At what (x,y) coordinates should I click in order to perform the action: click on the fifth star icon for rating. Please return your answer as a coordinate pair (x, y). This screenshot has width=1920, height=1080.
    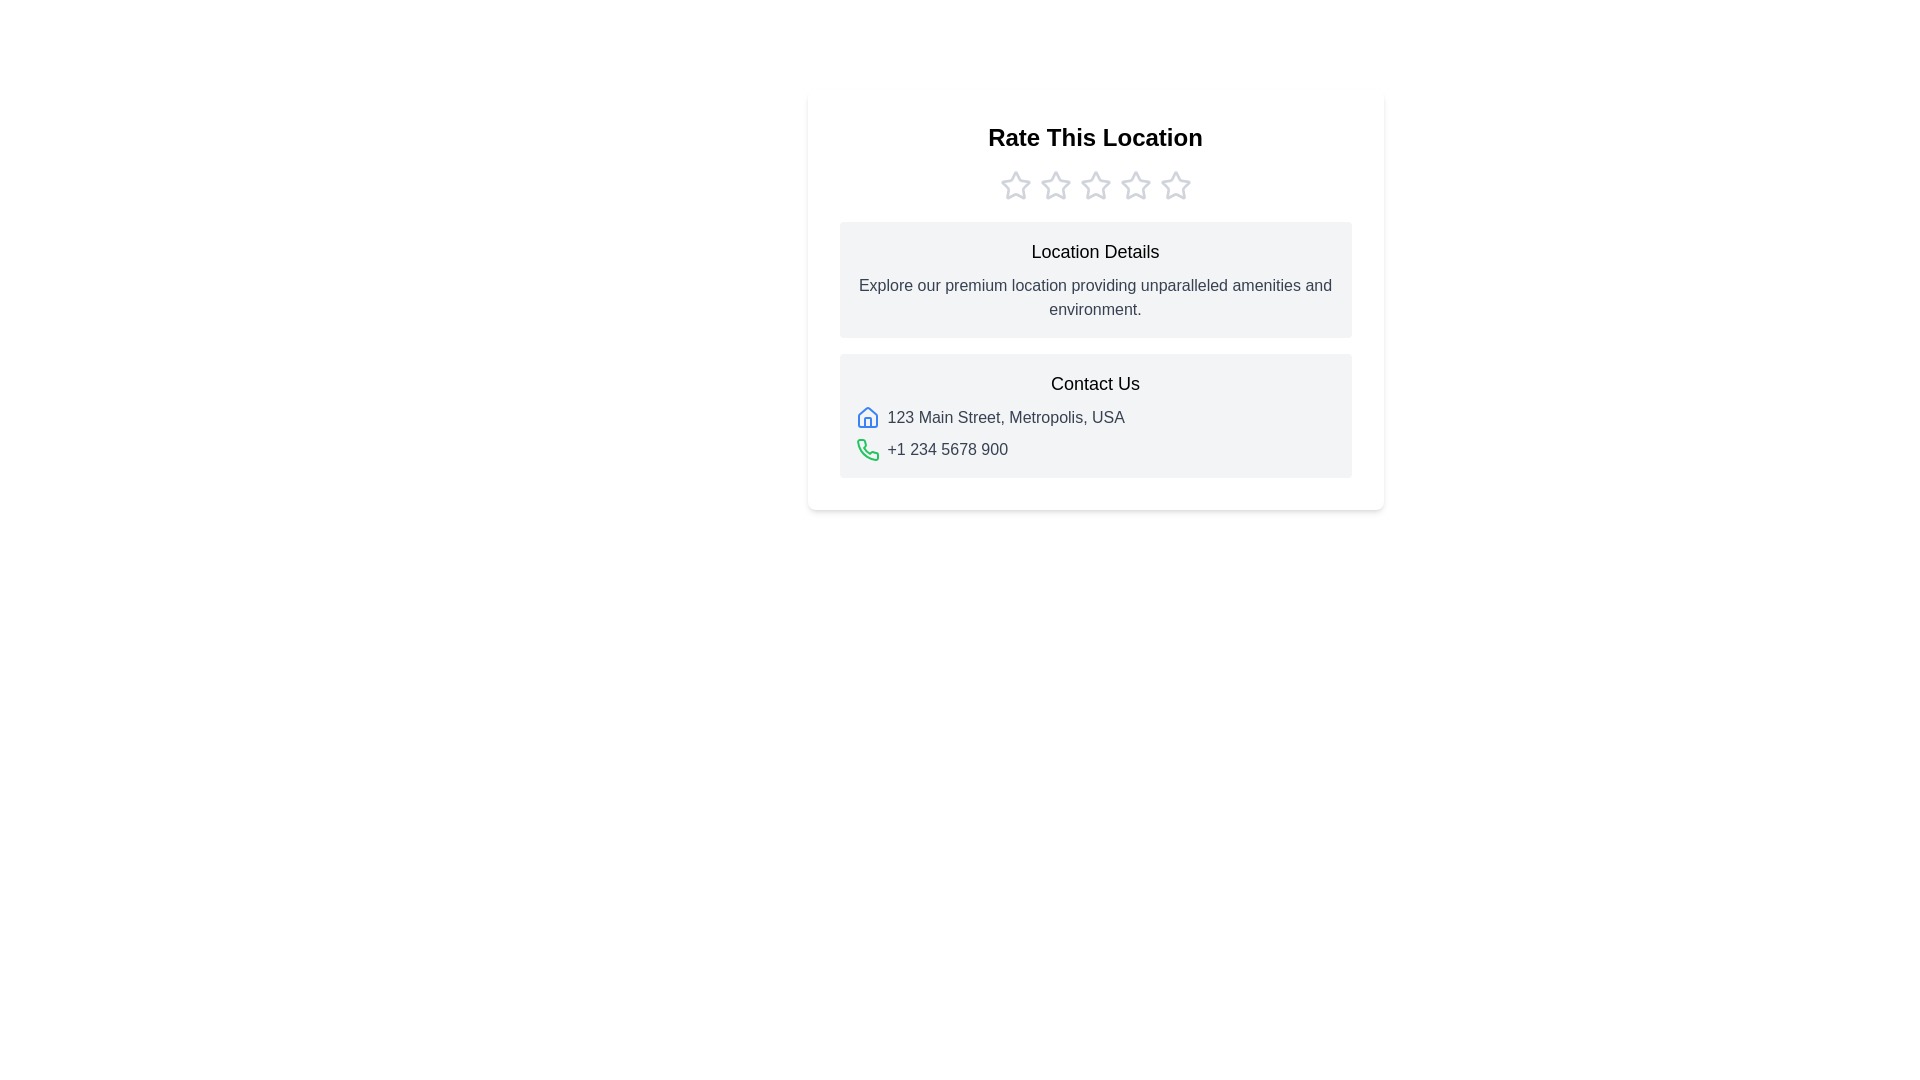
    Looking at the image, I should click on (1175, 185).